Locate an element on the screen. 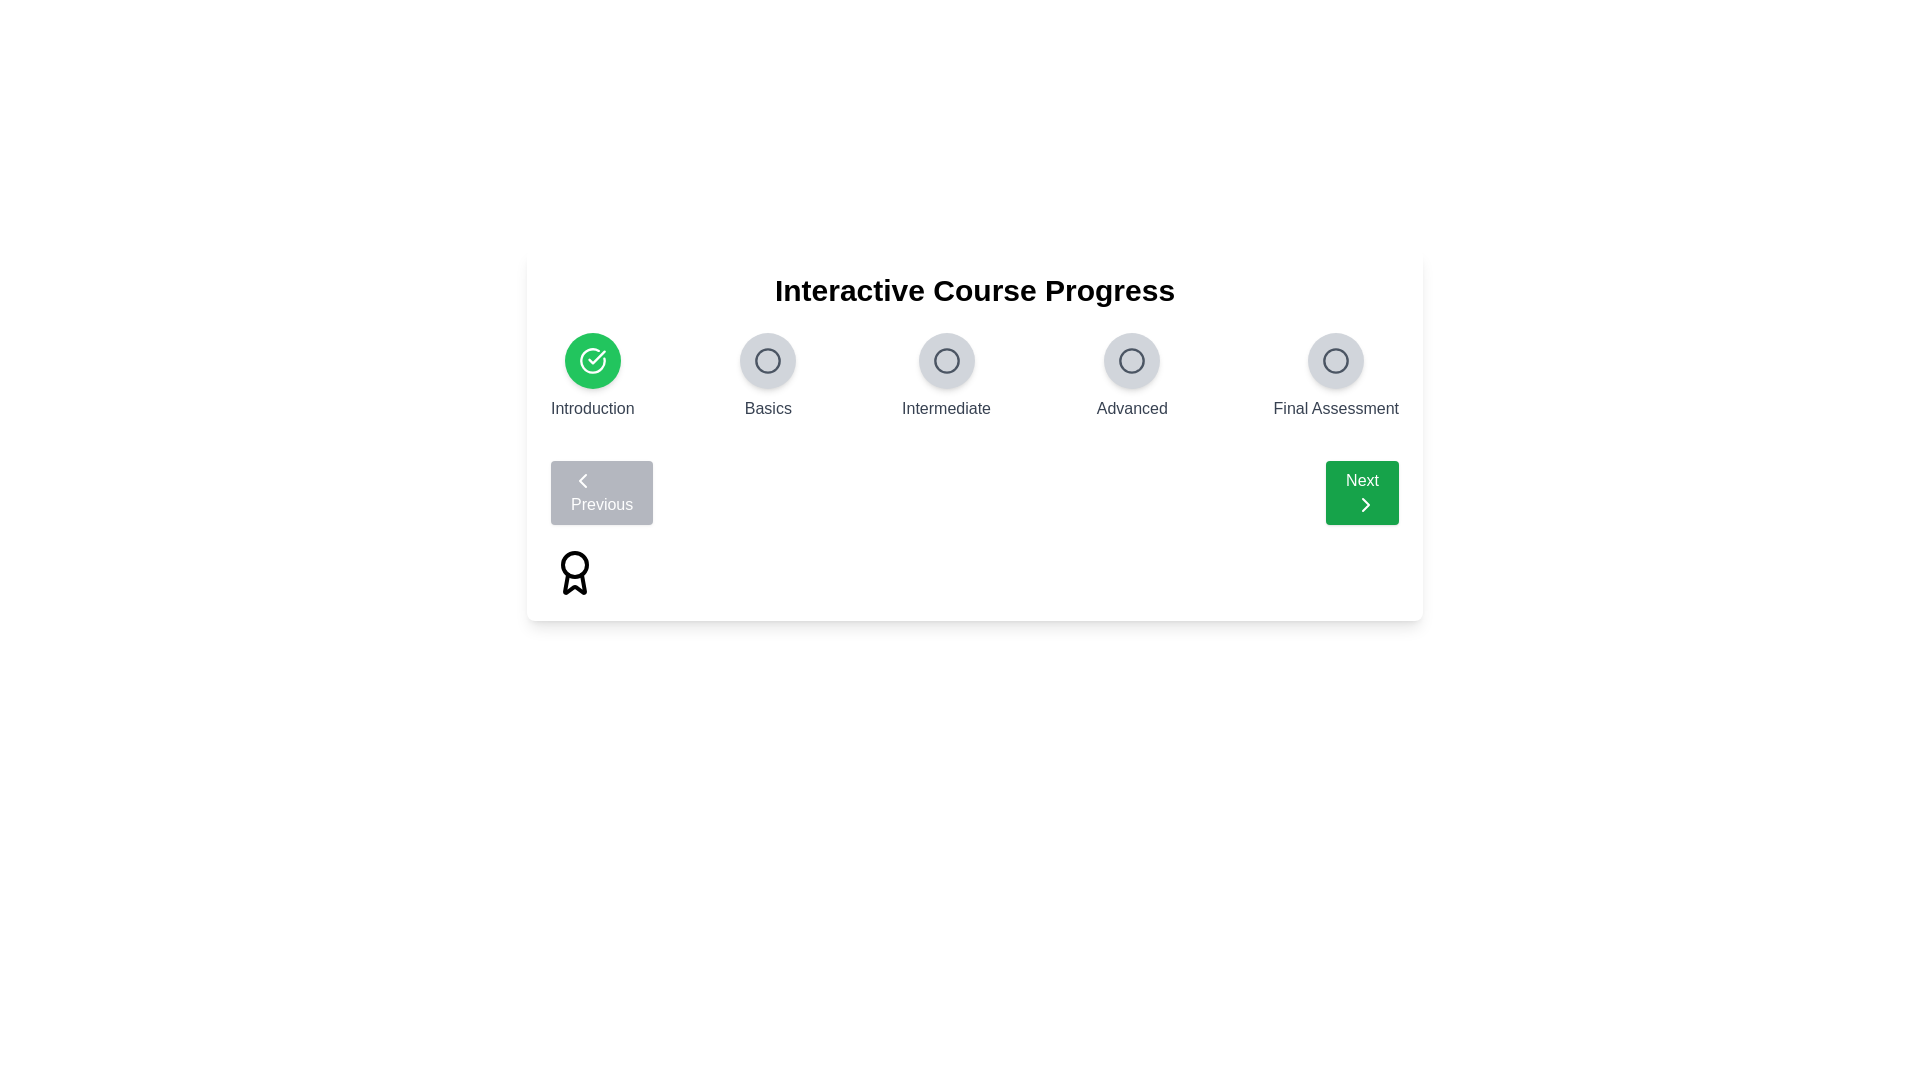 The image size is (1920, 1080). the 'Basics' step indicator in the progress tracker, which is located second from the left, between 'Introduction' and 'Intermediate' is located at coordinates (767, 377).